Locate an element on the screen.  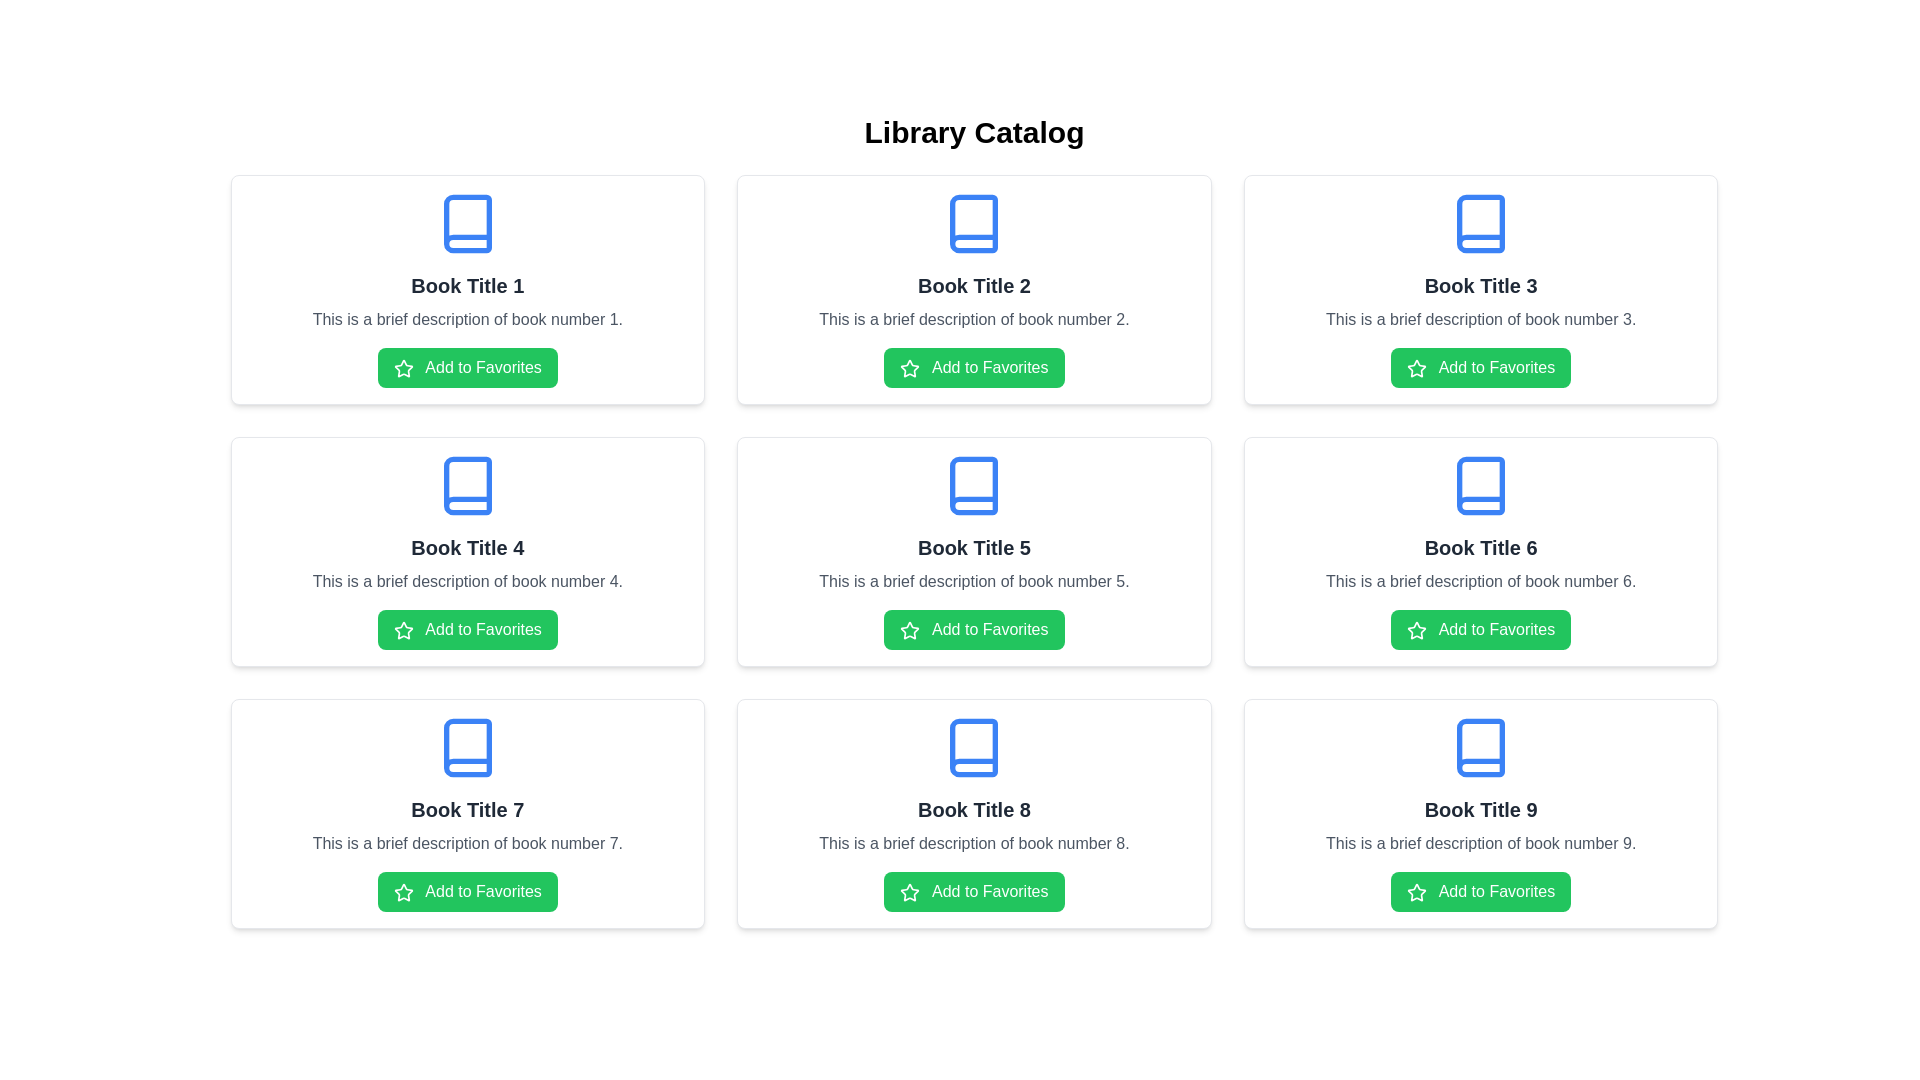
the star icon within the green 'Add to Favorites' button located in the second card from the left, corresponding to 'Book Title 3', to rate it is located at coordinates (1416, 368).